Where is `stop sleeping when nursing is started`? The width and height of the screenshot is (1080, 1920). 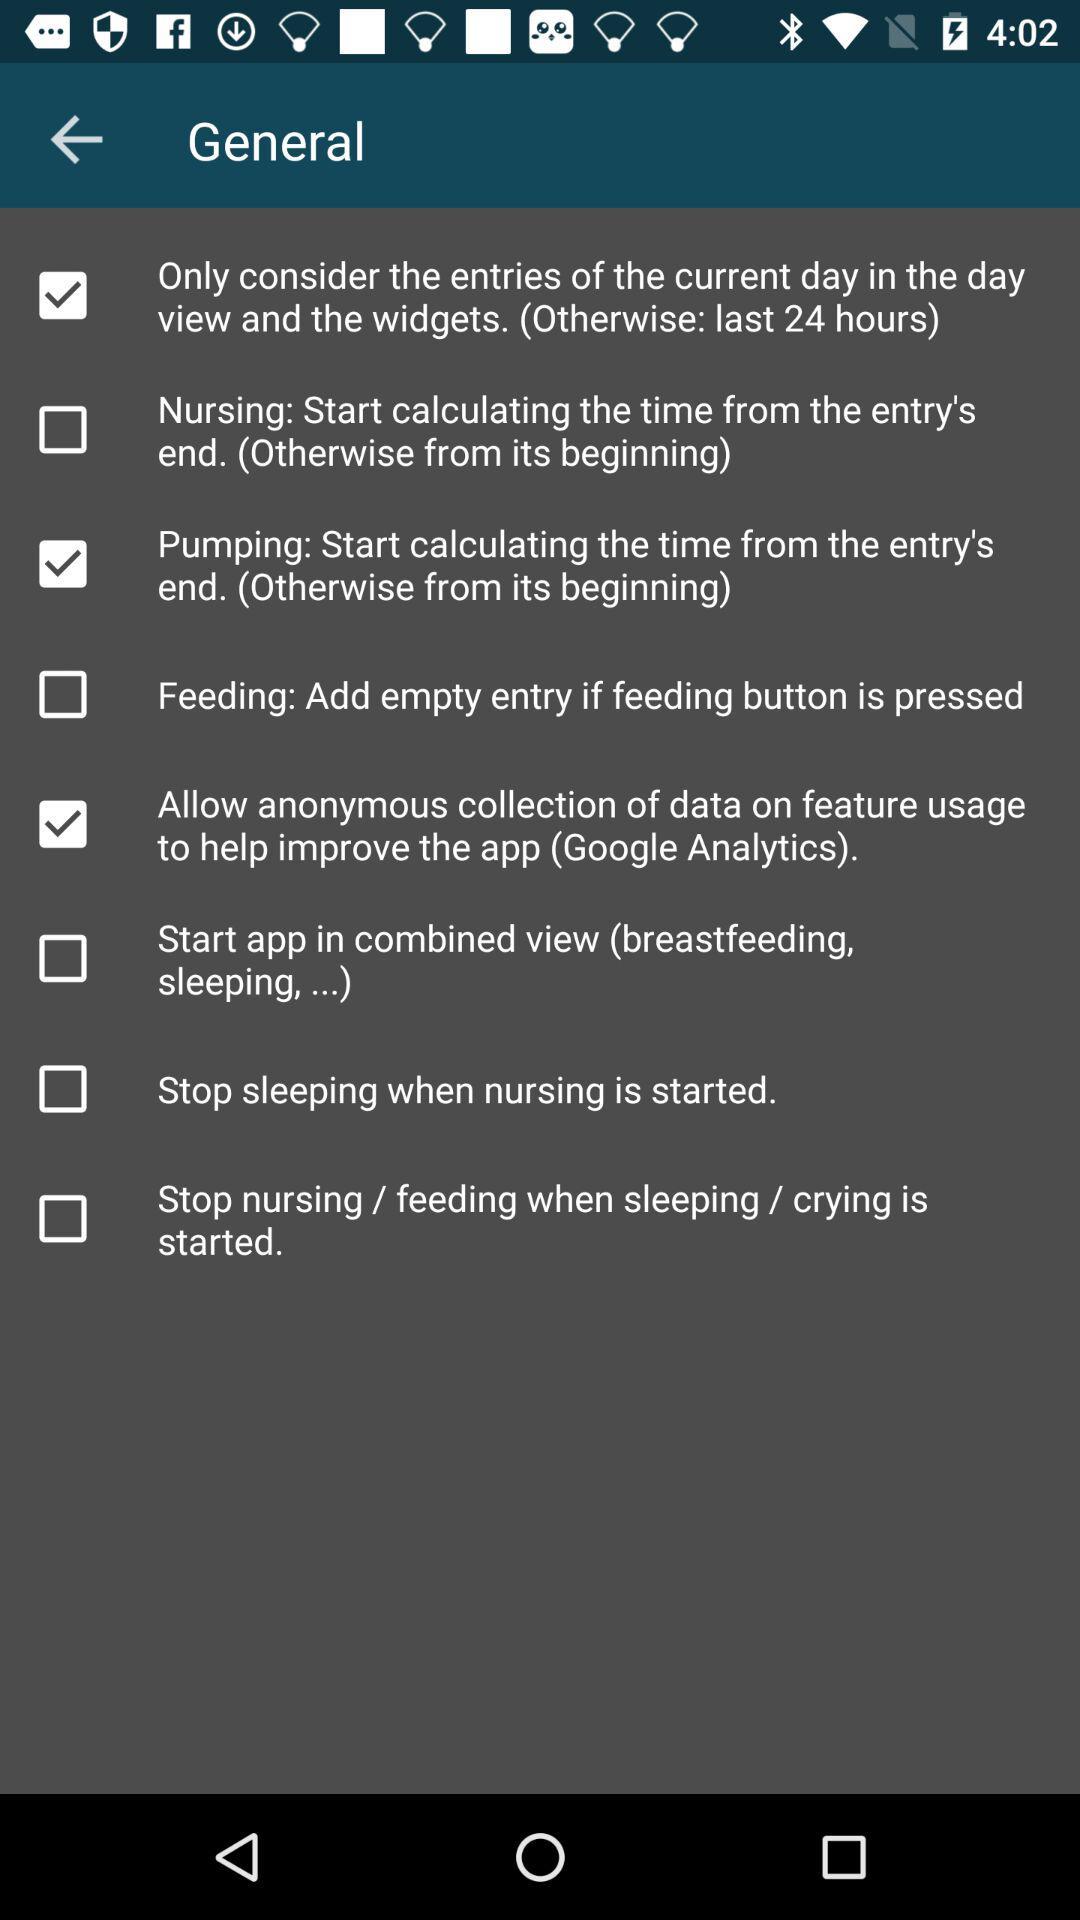
stop sleeping when nursing is started is located at coordinates (61, 1088).